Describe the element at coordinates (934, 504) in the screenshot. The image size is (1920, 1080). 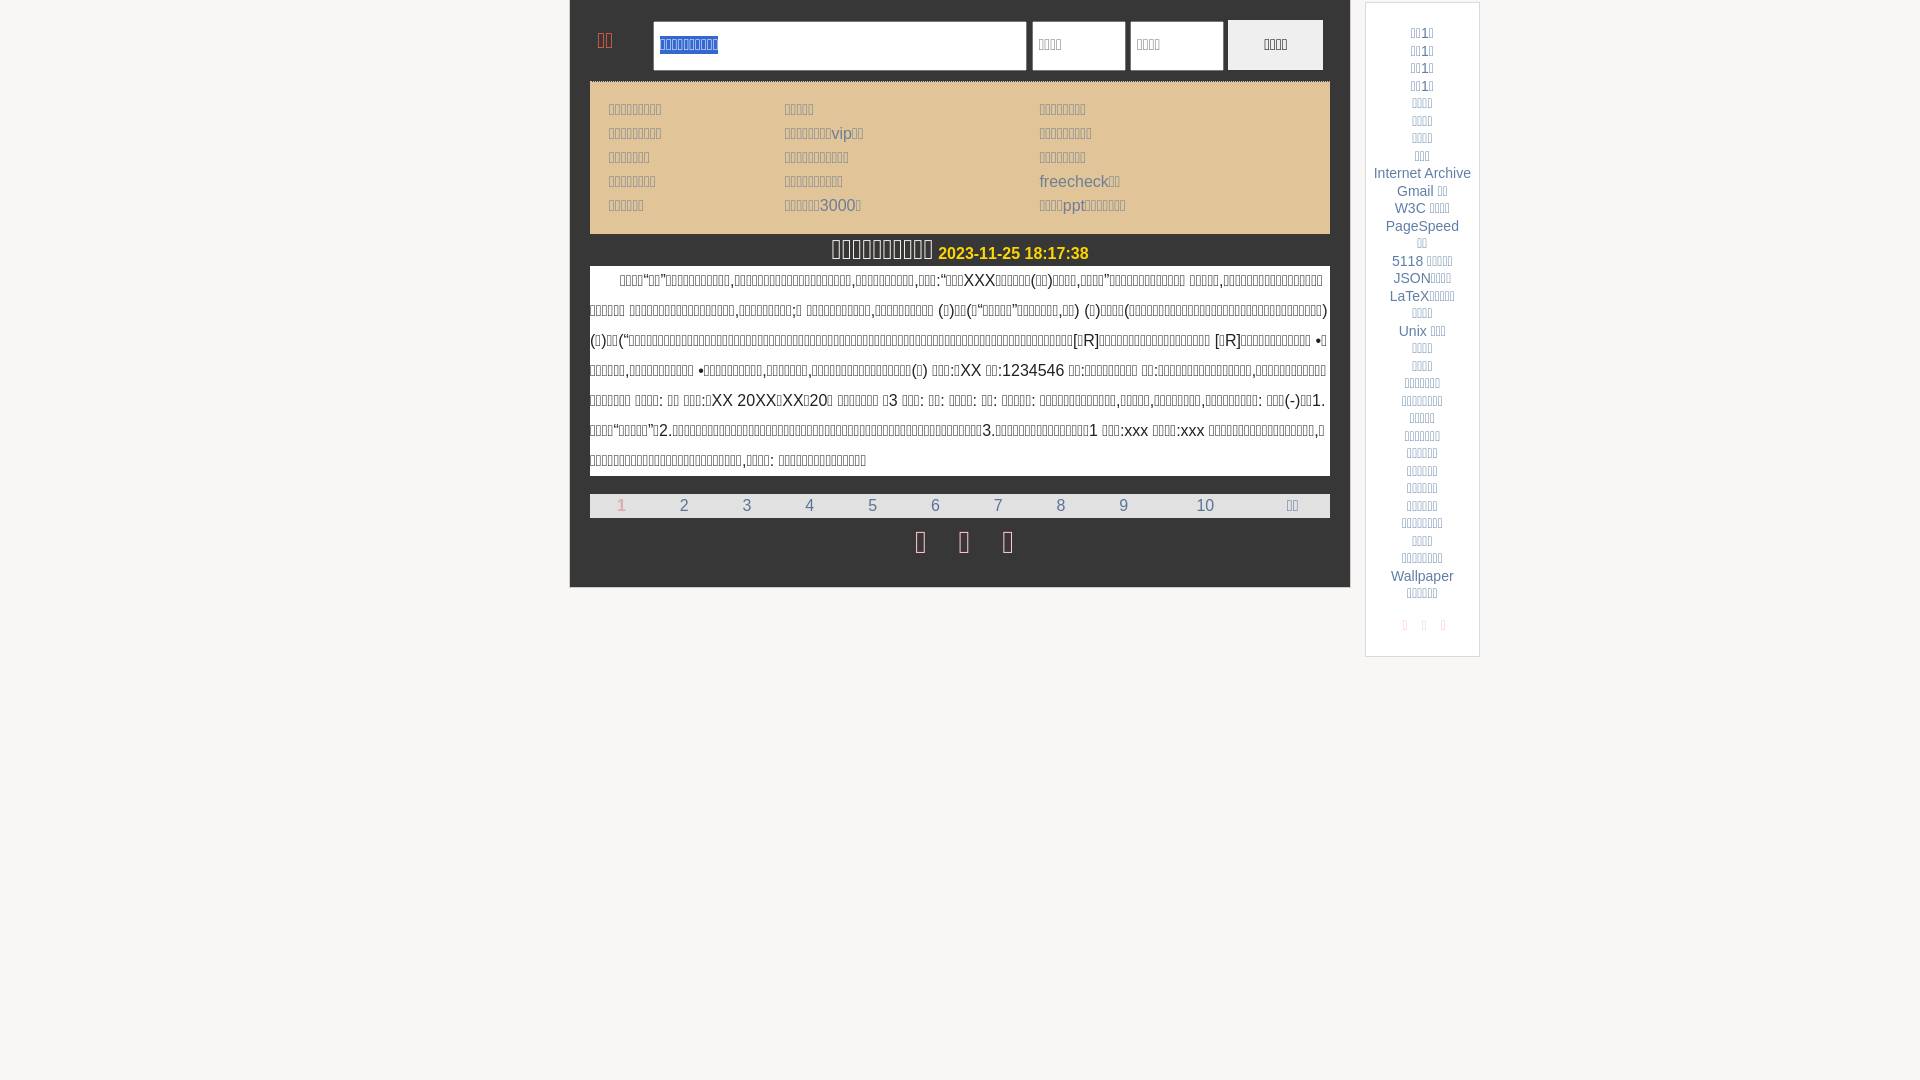
I see `'6'` at that location.